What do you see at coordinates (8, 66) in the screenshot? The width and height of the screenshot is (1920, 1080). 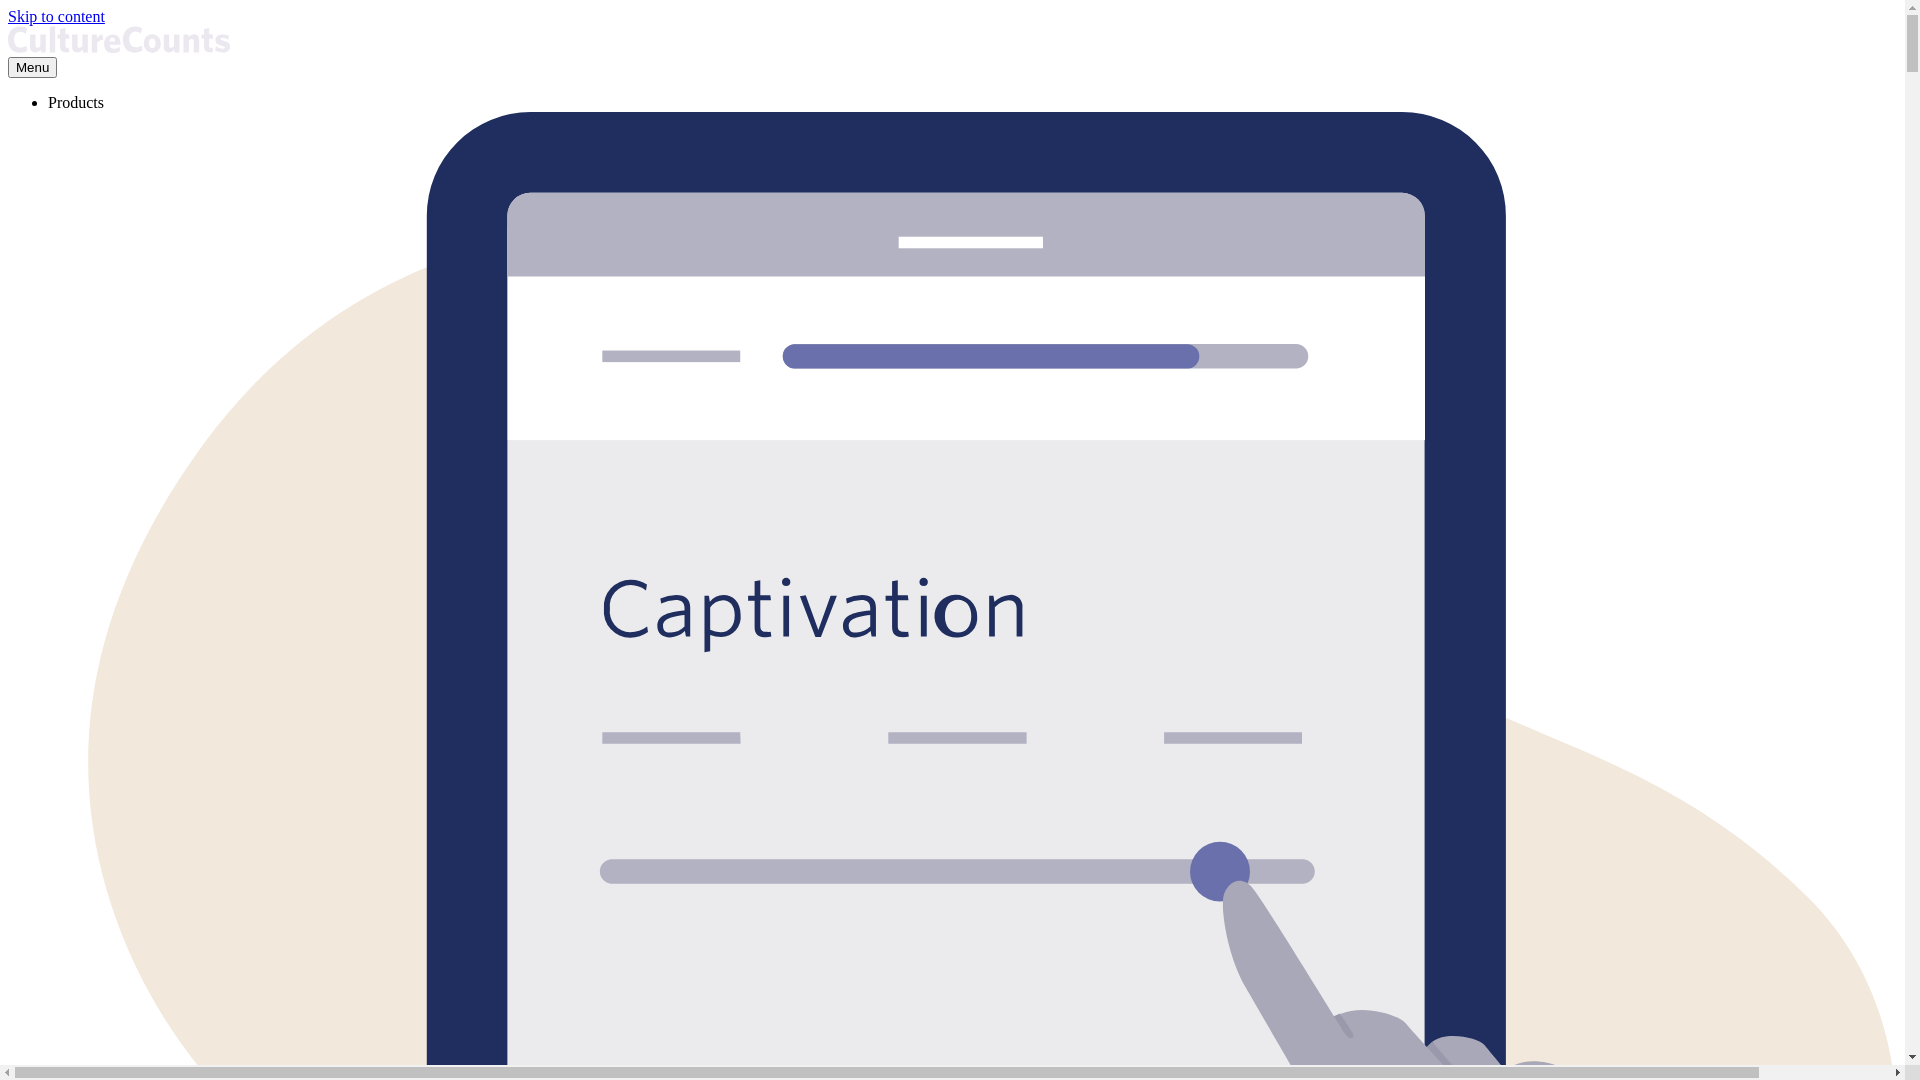 I see `'Menu'` at bounding box center [8, 66].